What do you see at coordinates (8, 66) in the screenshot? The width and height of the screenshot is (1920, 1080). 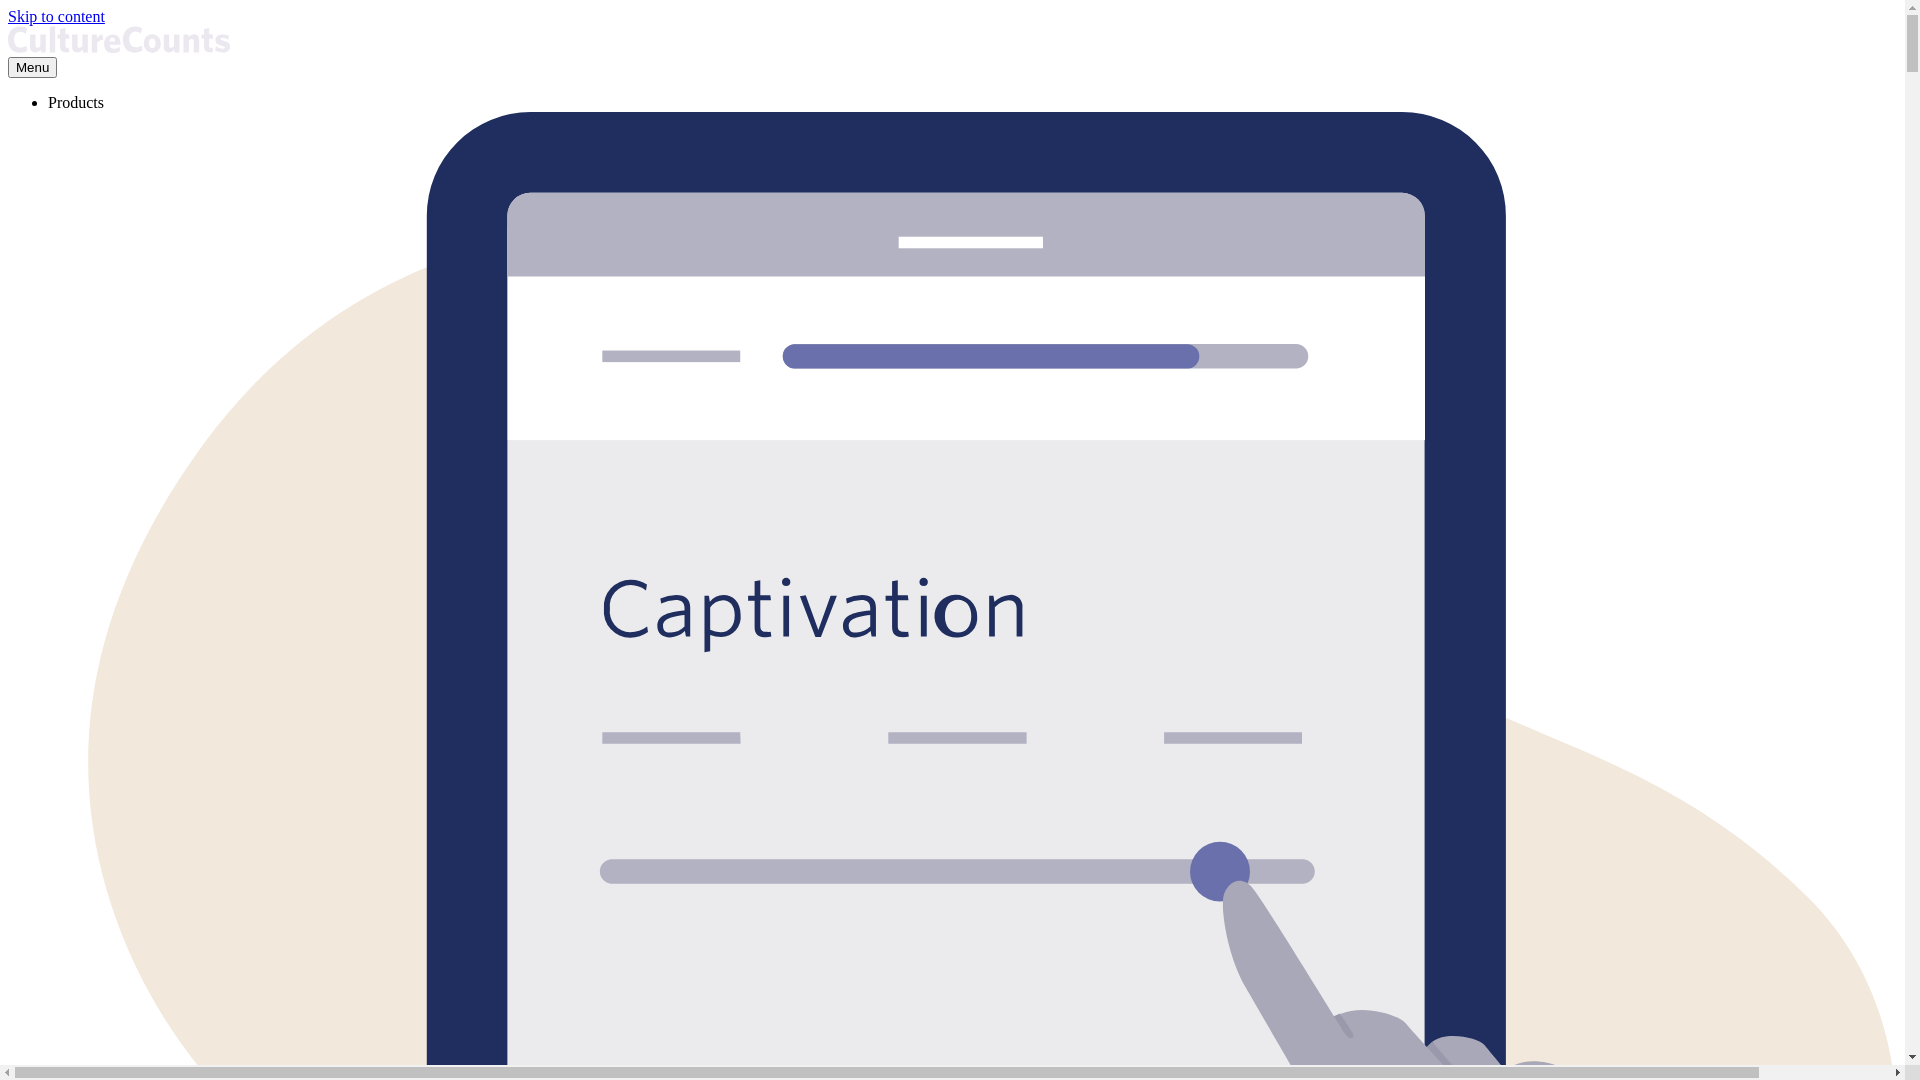 I see `'Menu'` at bounding box center [8, 66].